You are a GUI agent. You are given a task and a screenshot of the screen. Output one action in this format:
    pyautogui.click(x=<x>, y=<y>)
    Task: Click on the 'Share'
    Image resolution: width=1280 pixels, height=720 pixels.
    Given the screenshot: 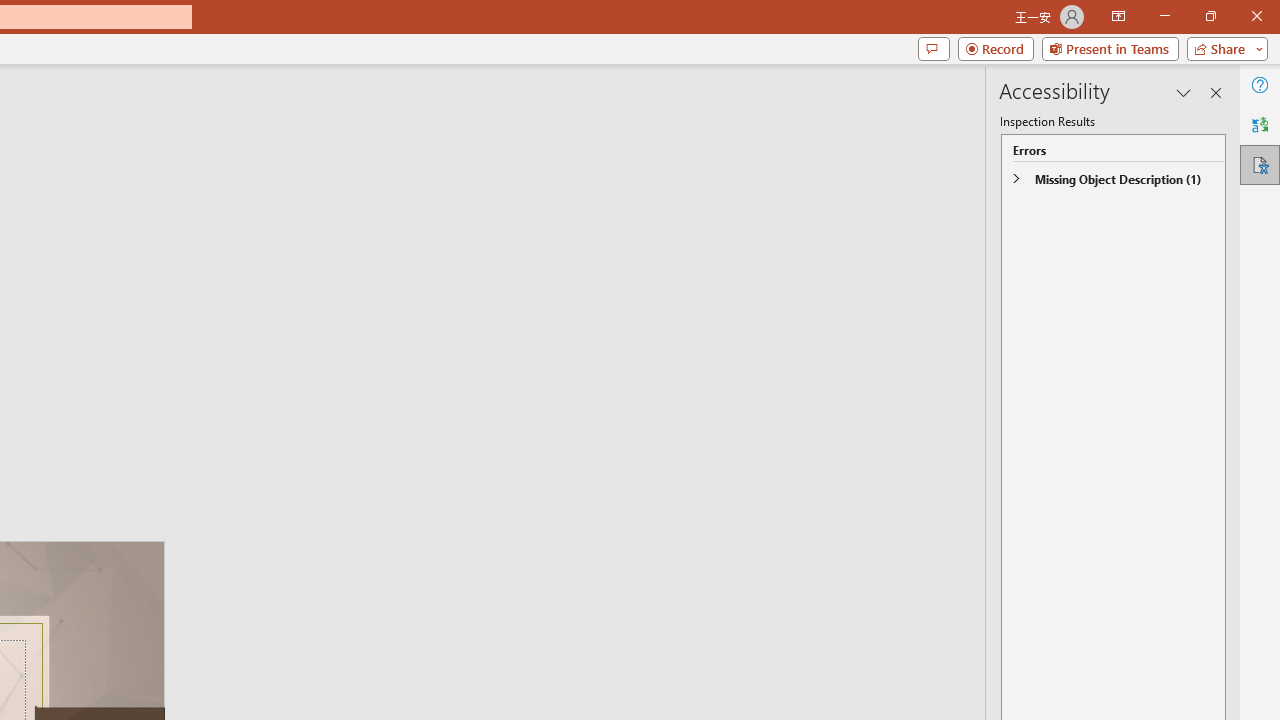 What is the action you would take?
    pyautogui.click(x=1222, y=47)
    